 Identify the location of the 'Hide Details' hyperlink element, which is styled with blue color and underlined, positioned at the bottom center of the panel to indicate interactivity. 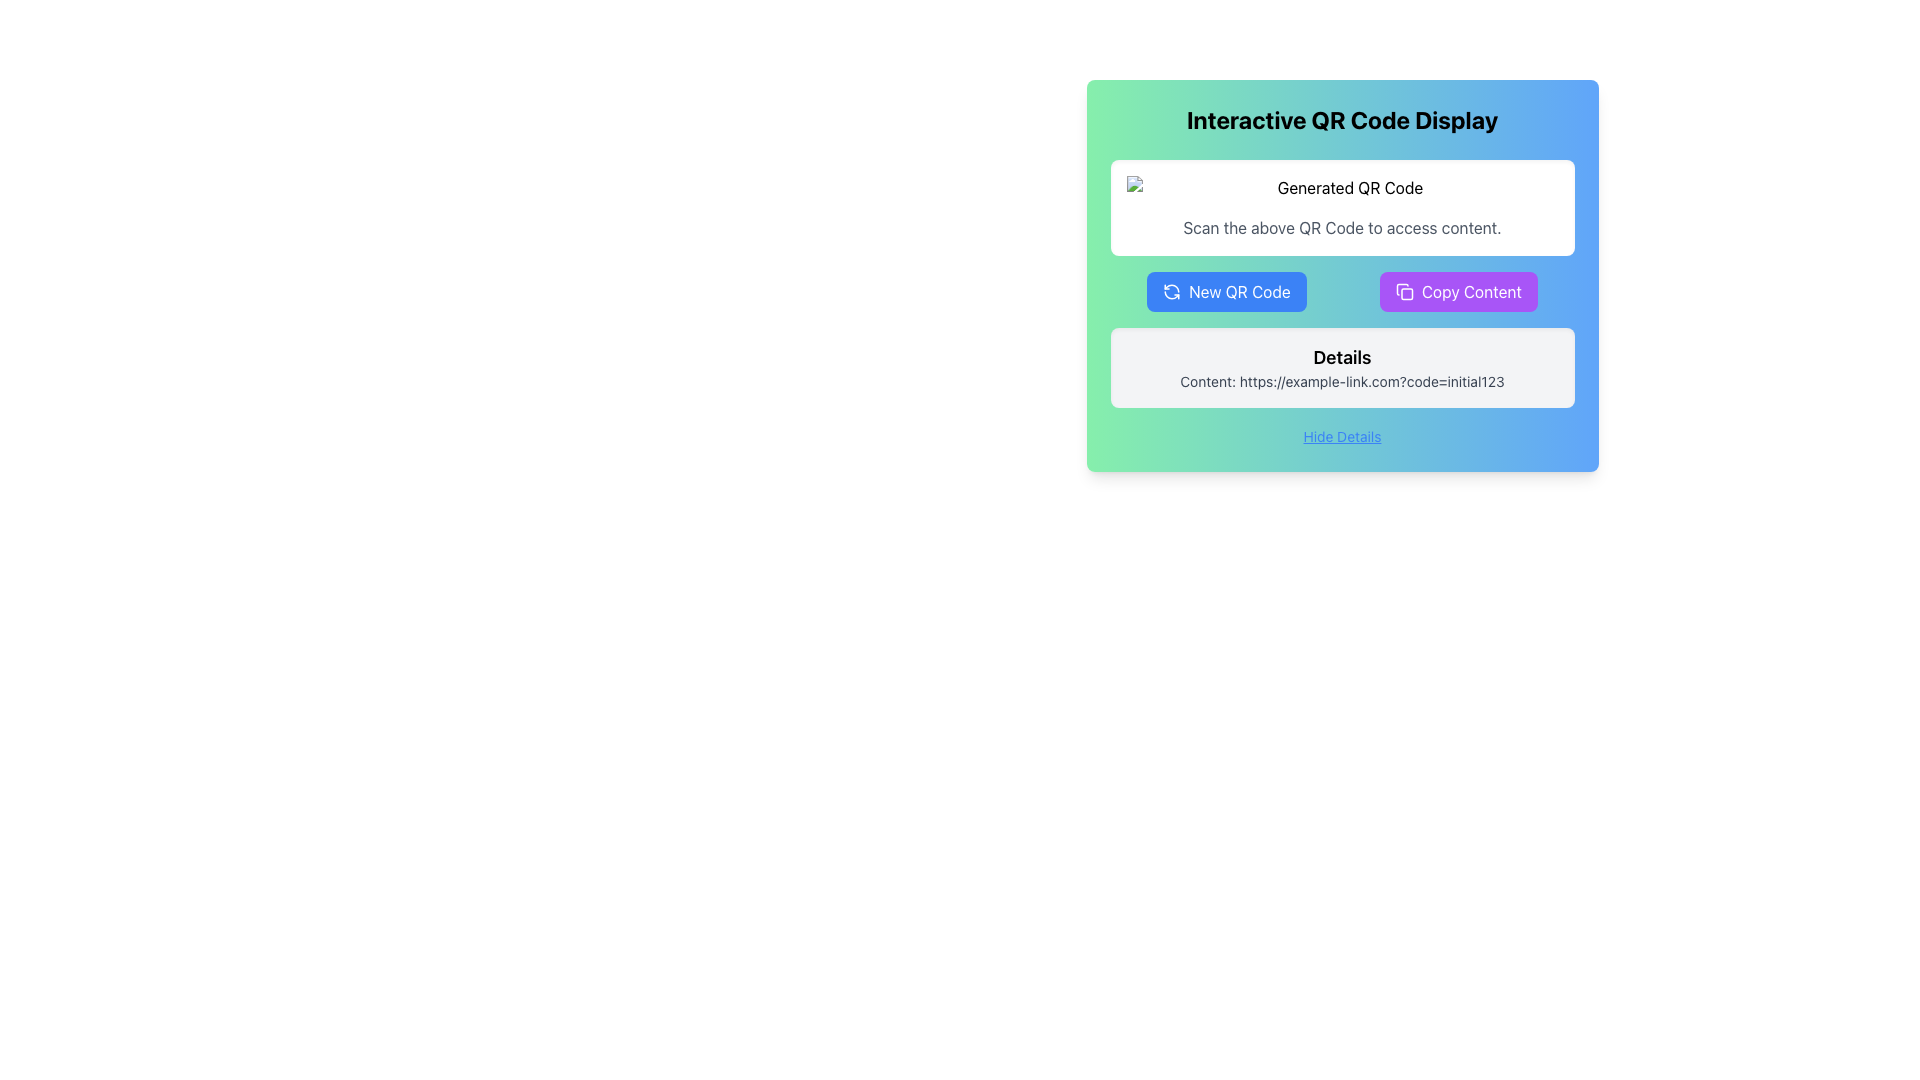
(1342, 435).